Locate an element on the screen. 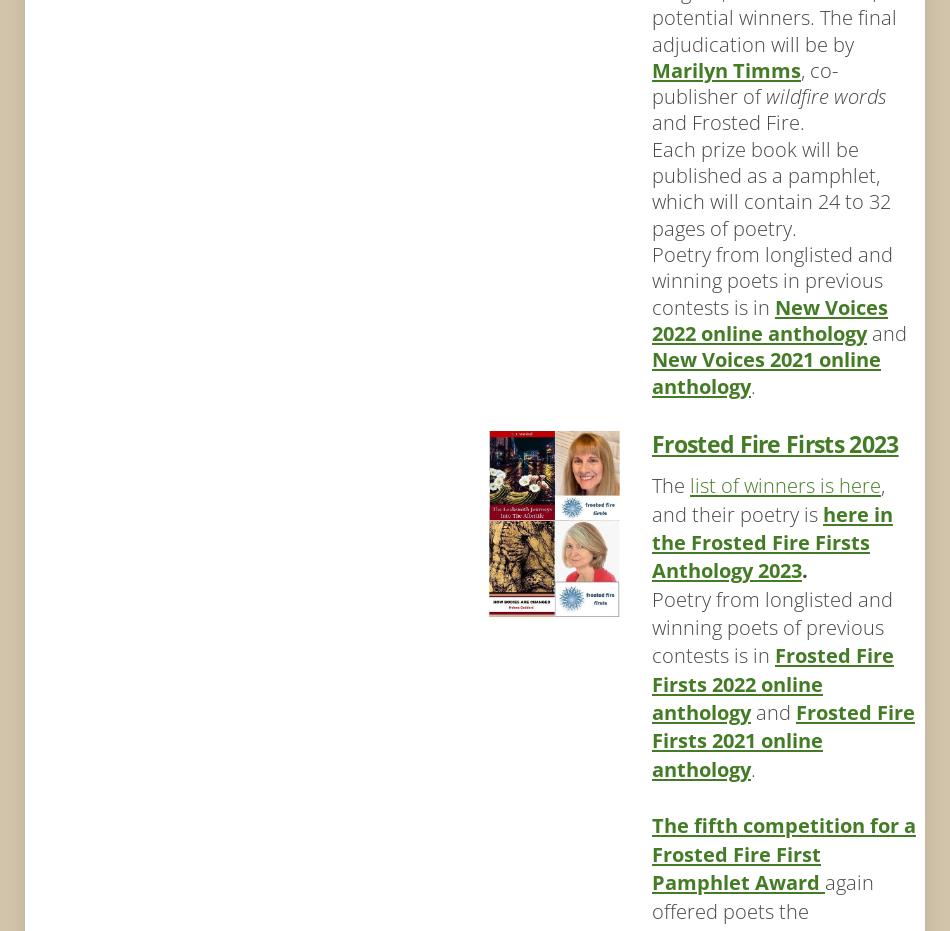 This screenshot has height=931, width=950. 'The fifth competition for a Frosted Fire First Pamphlet Award' is located at coordinates (651, 852).